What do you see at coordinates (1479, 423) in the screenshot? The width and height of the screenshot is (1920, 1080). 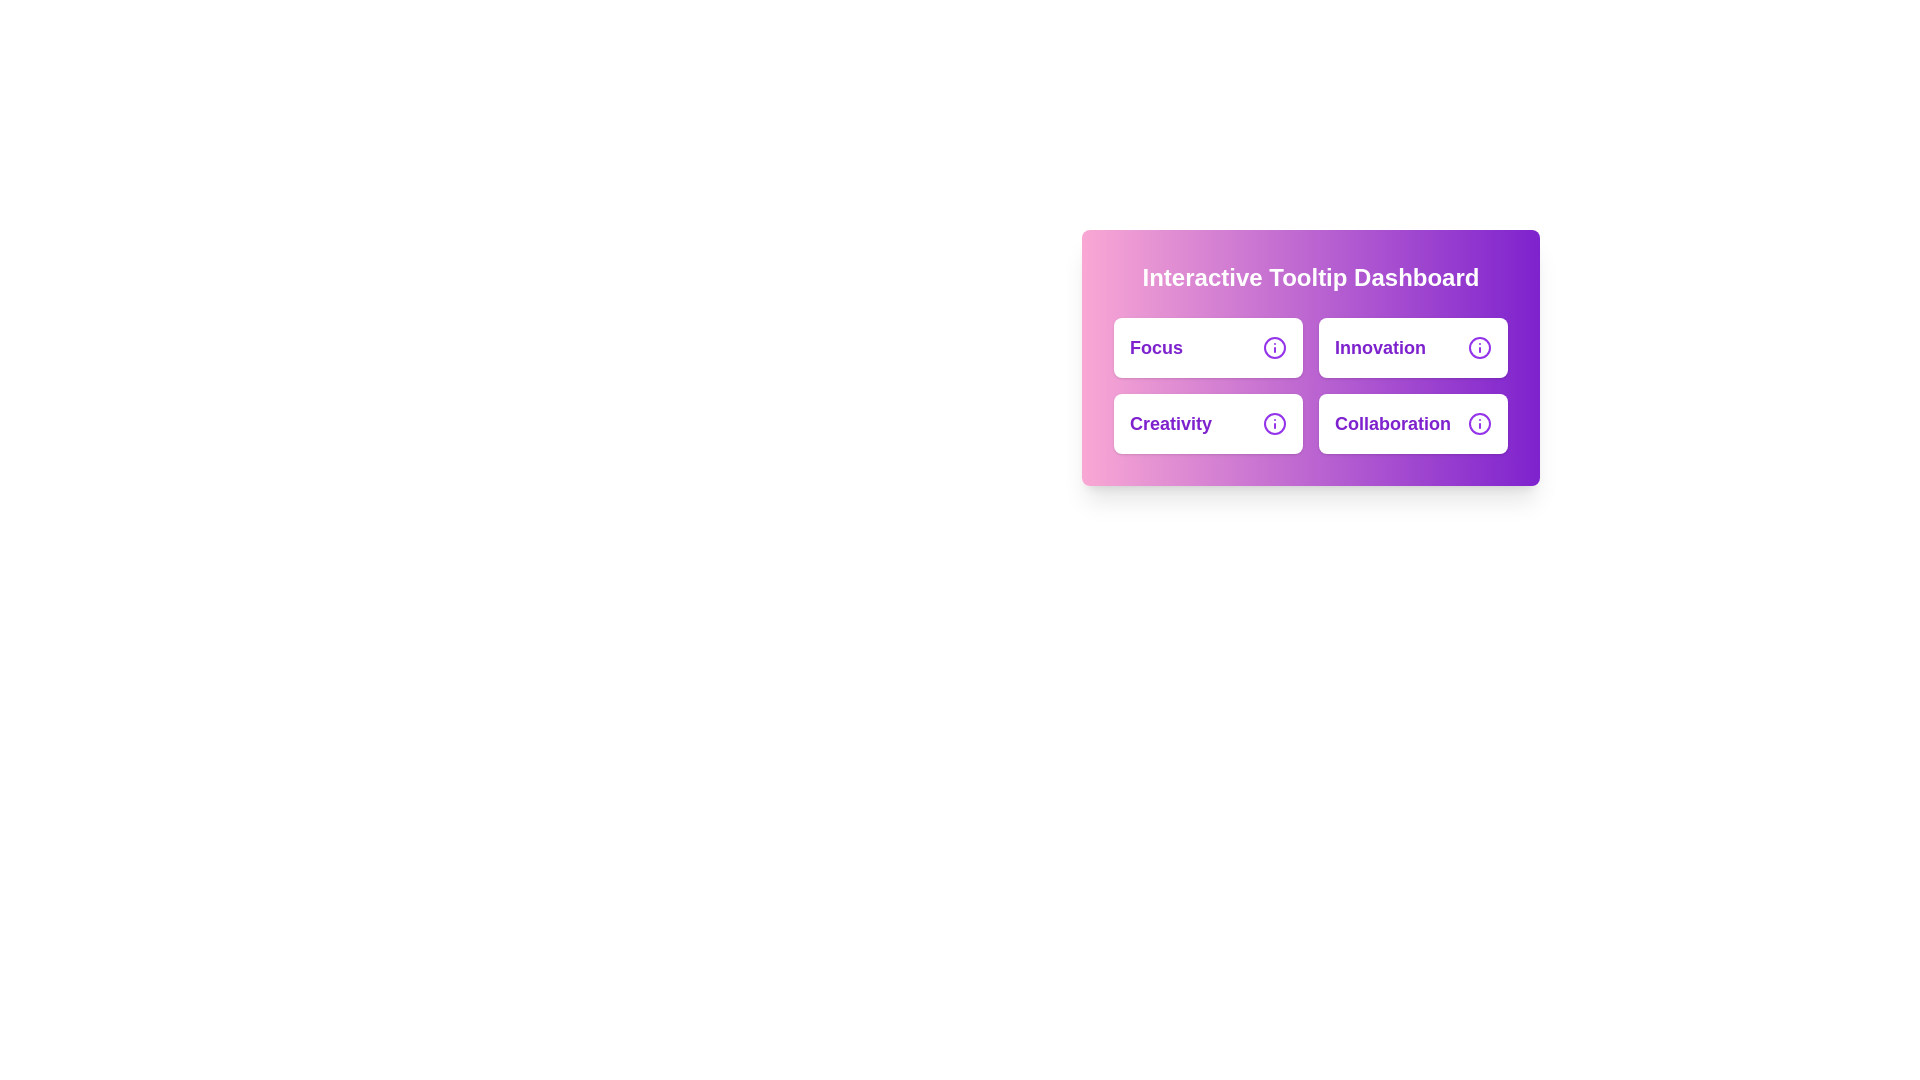 I see `the circular element with a purple border, which is part of the 'info' icon located at the bottom-right corner of the 'Collaboration' block on the main purple dashboard` at bounding box center [1479, 423].